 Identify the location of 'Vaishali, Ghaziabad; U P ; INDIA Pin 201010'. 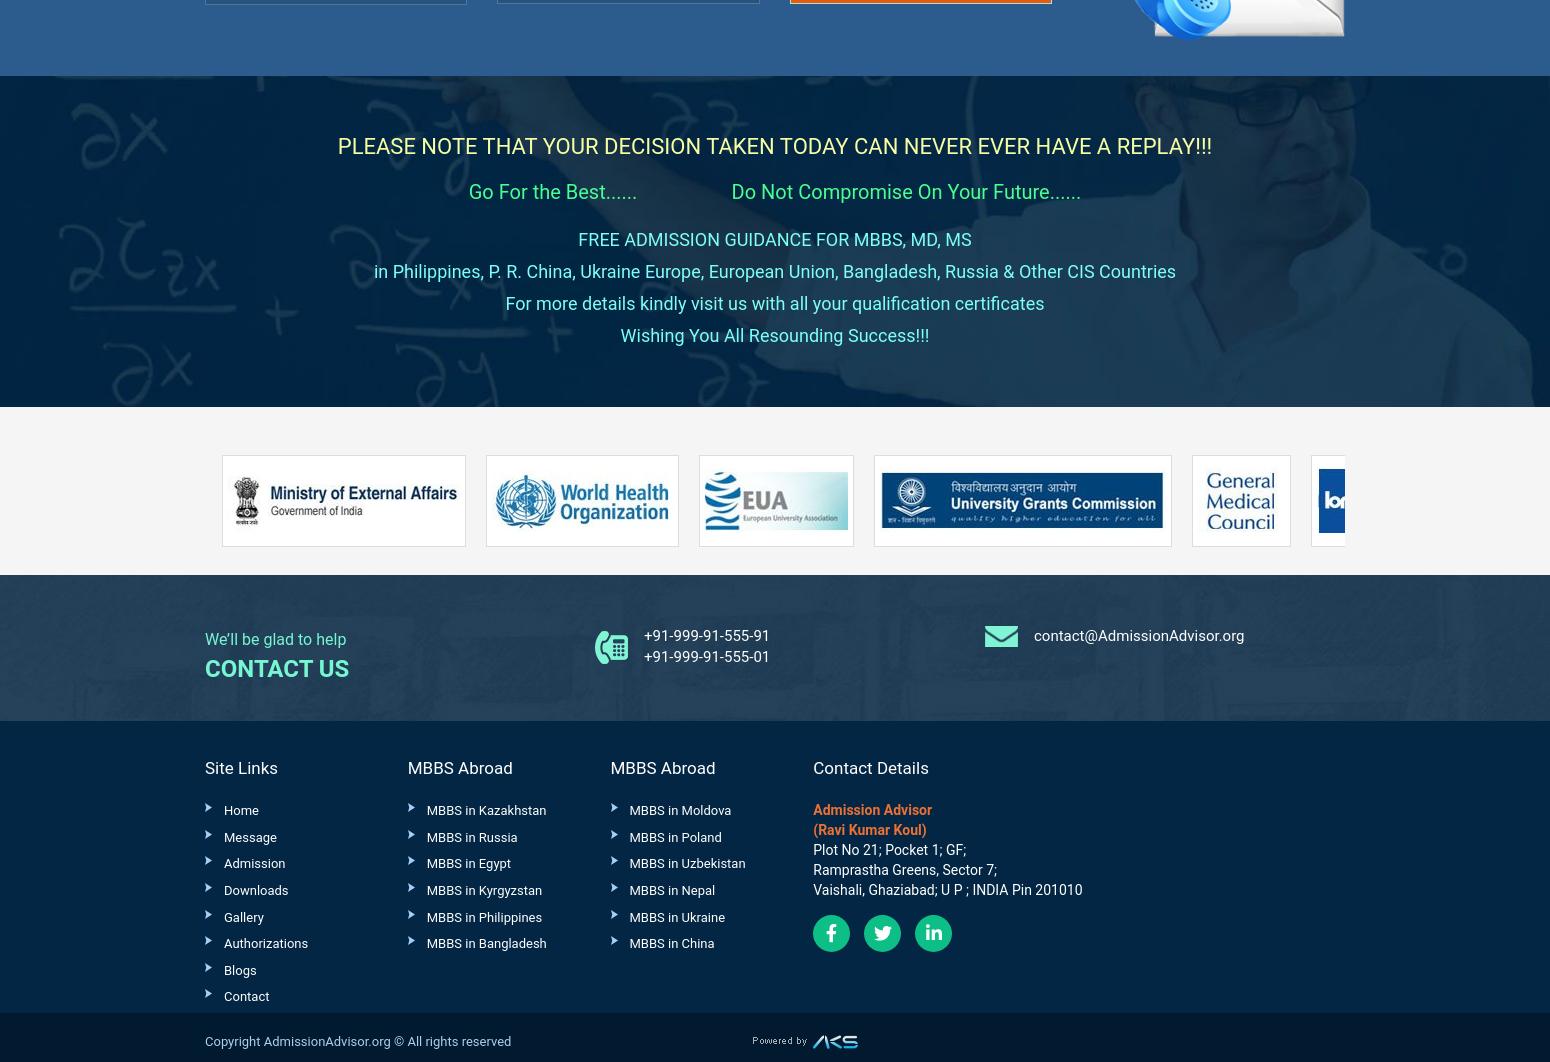
(946, 888).